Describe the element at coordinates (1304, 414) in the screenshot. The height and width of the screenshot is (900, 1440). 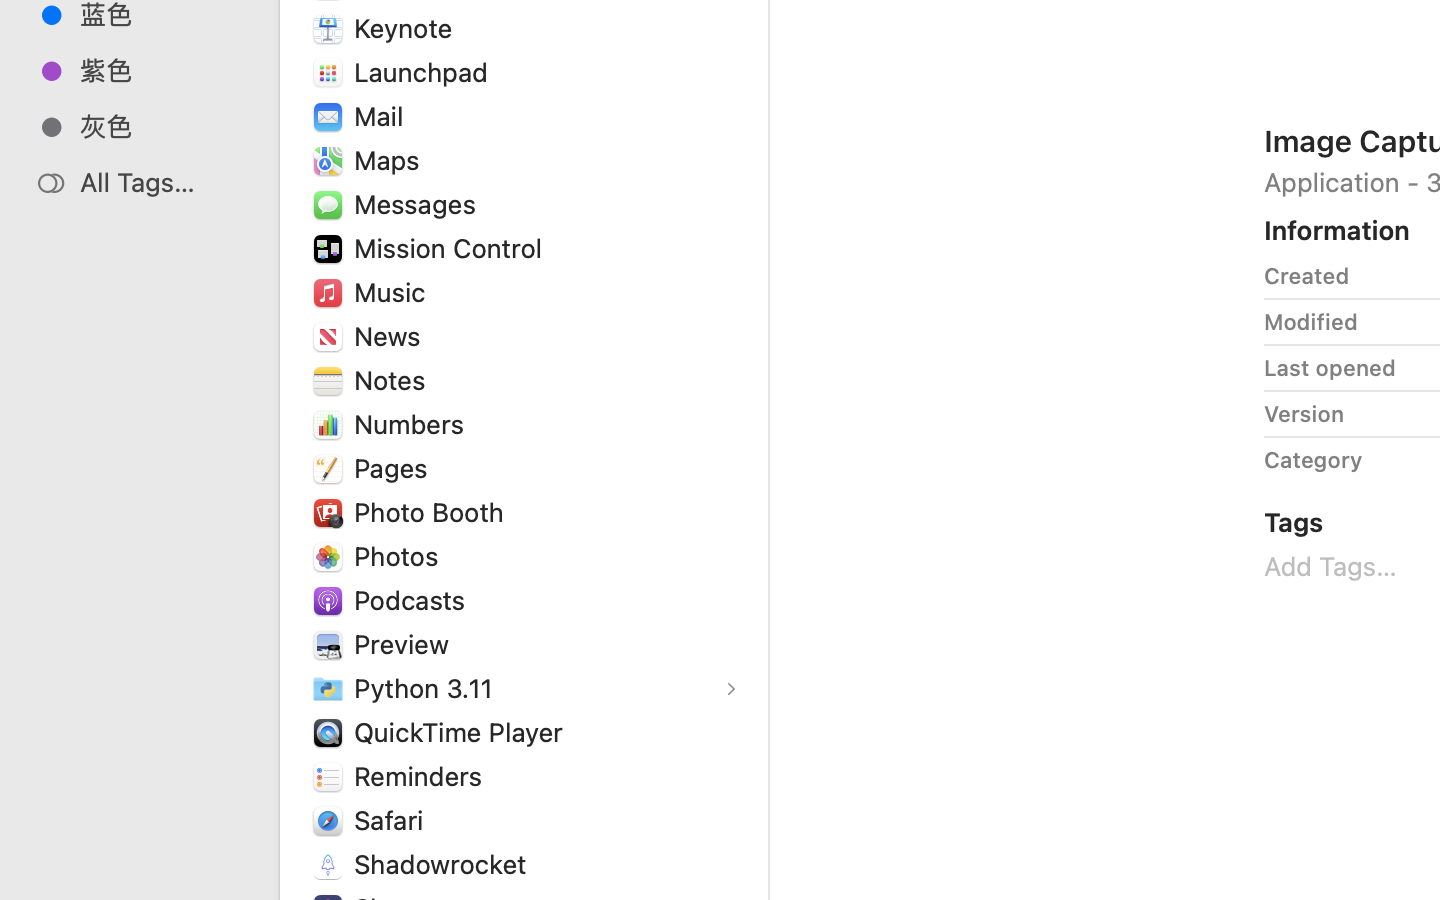
I see `'Version'` at that location.